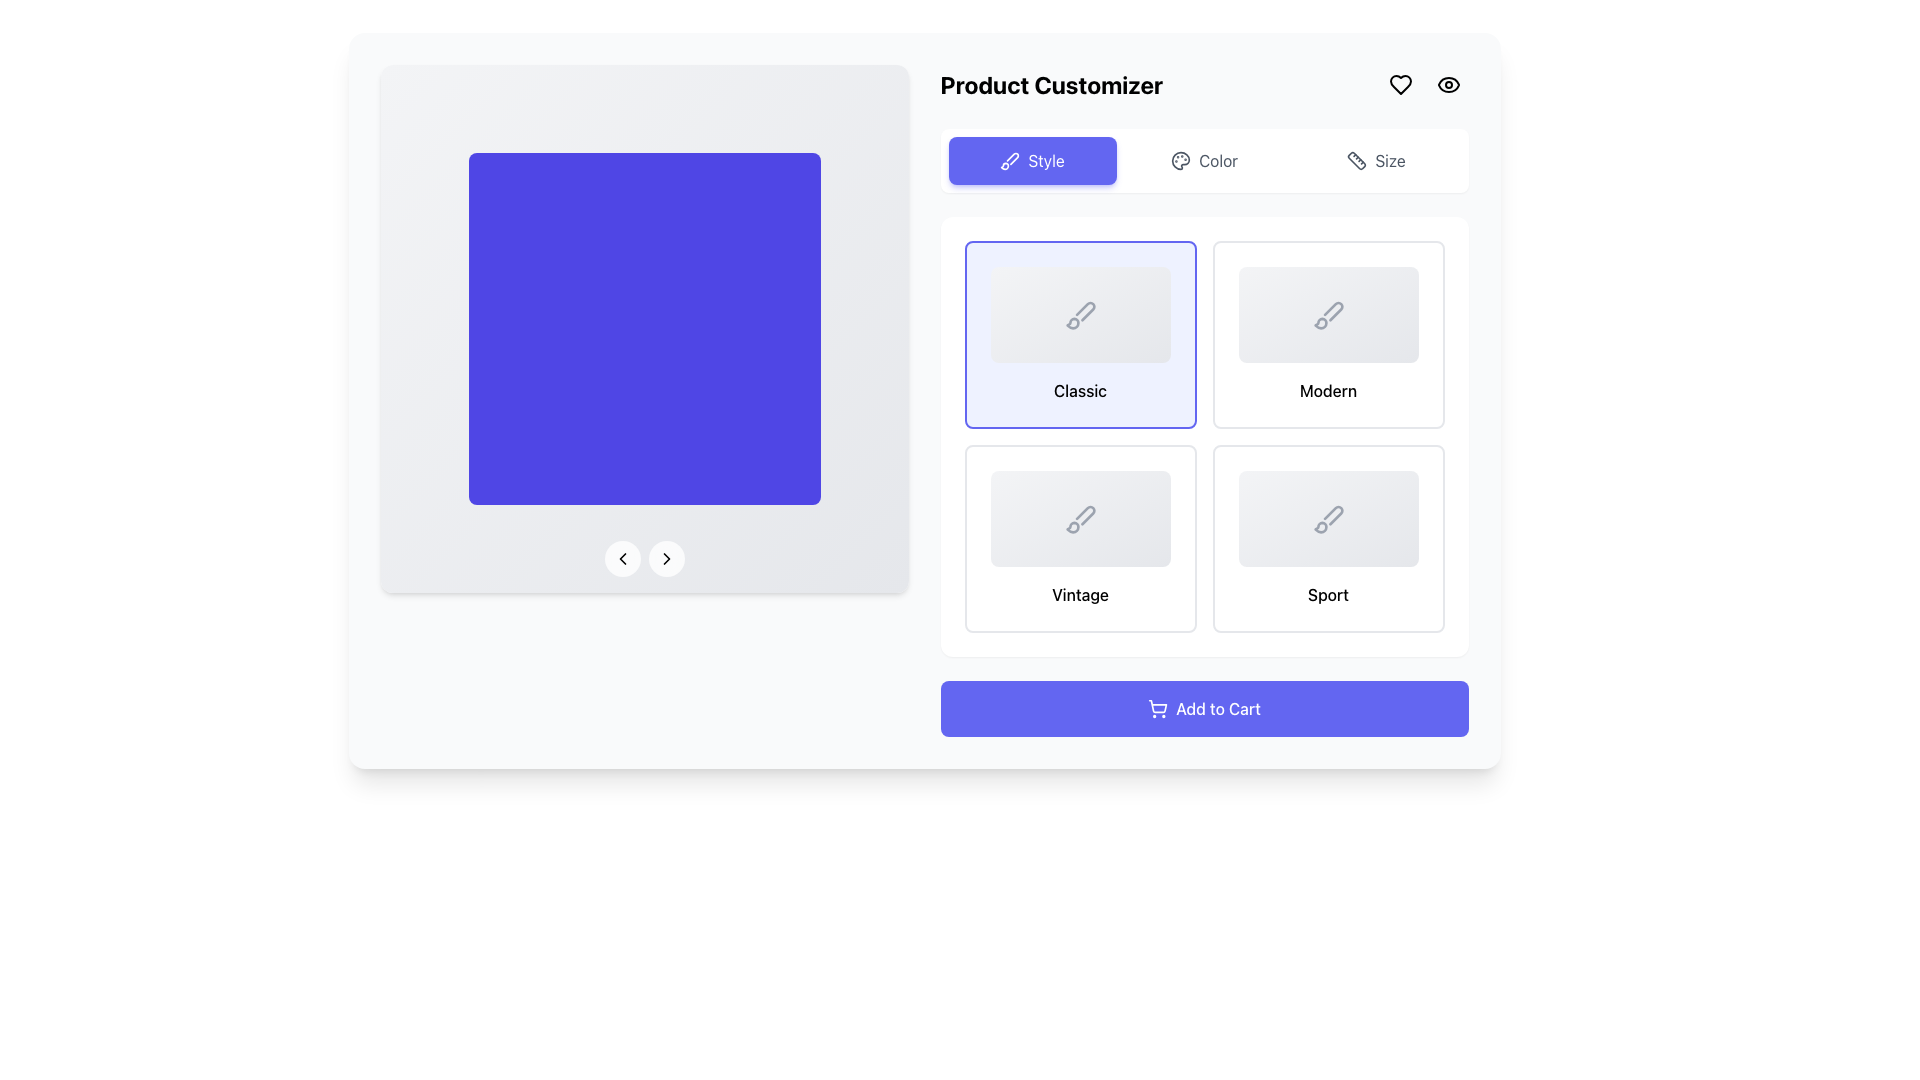  Describe the element at coordinates (1399, 83) in the screenshot. I see `the heart-shaped SVG icon located` at that location.